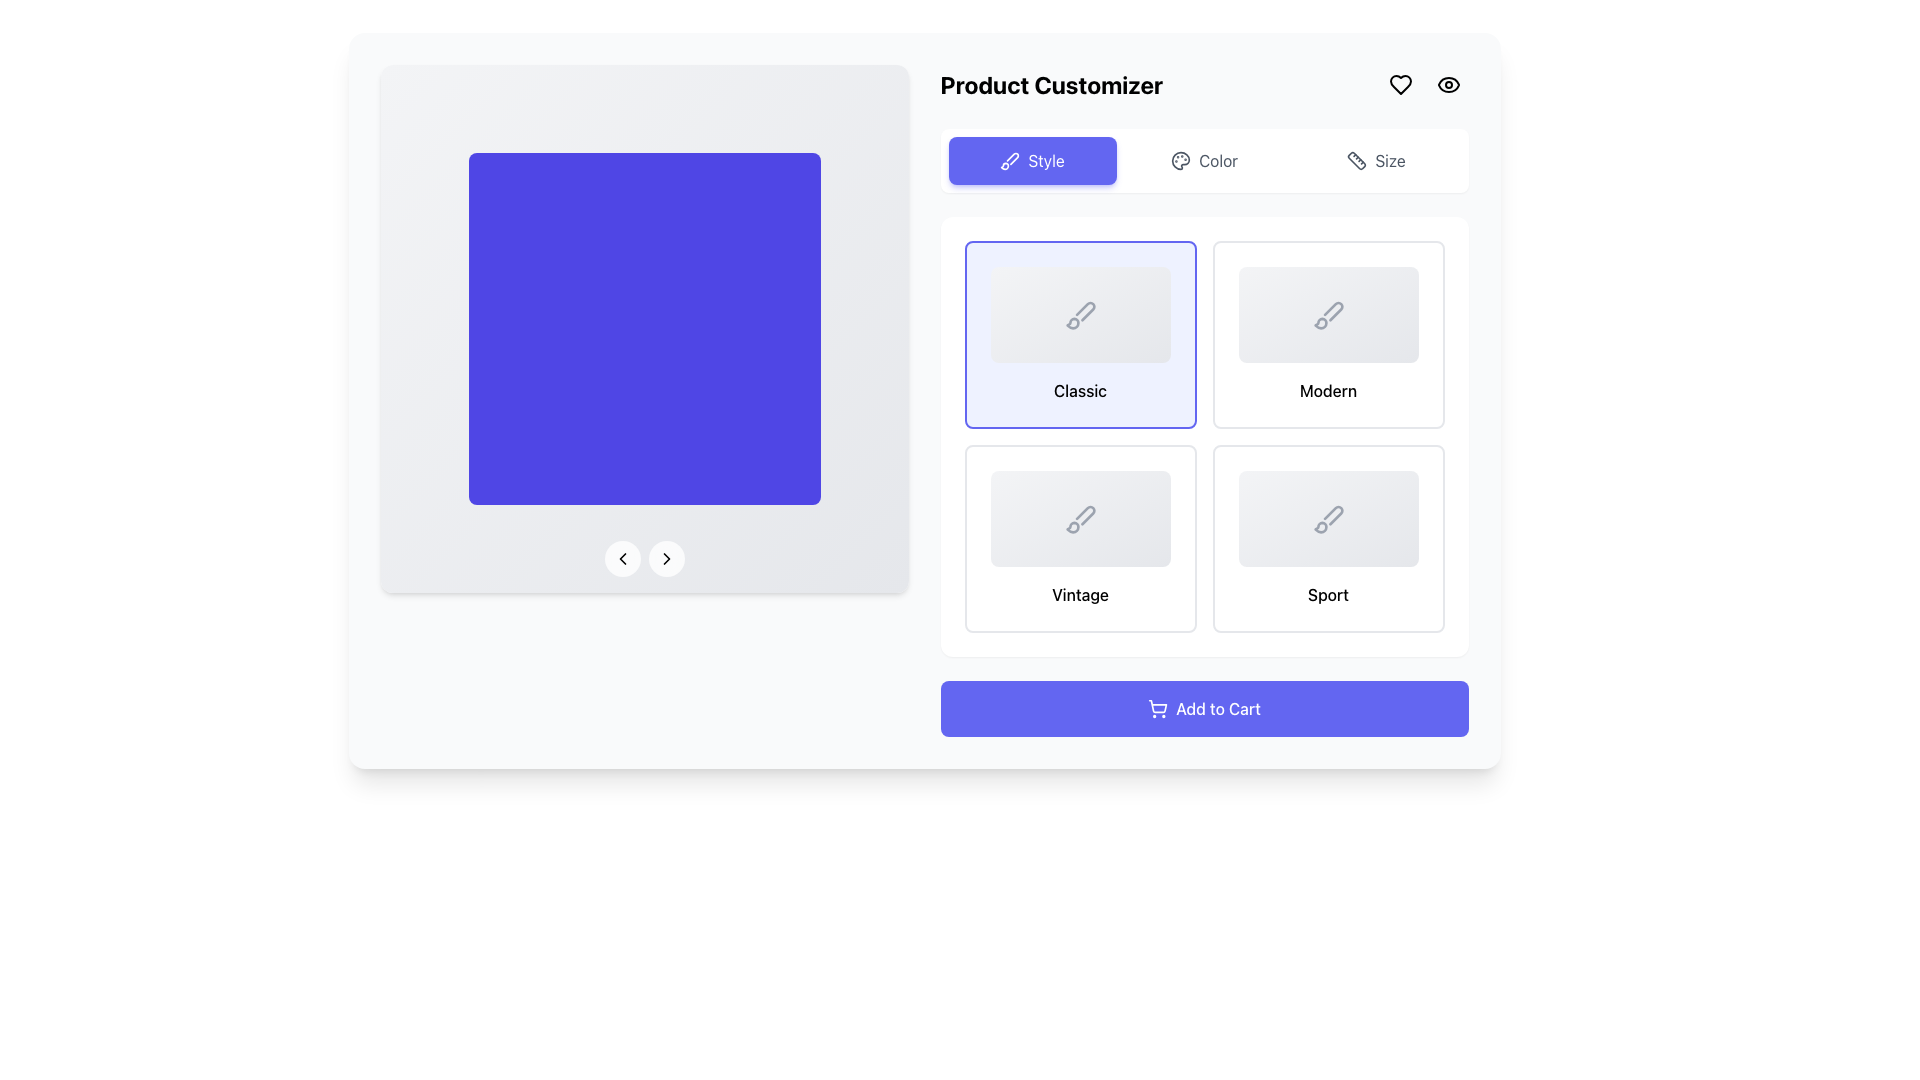  Describe the element at coordinates (1399, 83) in the screenshot. I see `the heart-shaped SVG icon located` at that location.